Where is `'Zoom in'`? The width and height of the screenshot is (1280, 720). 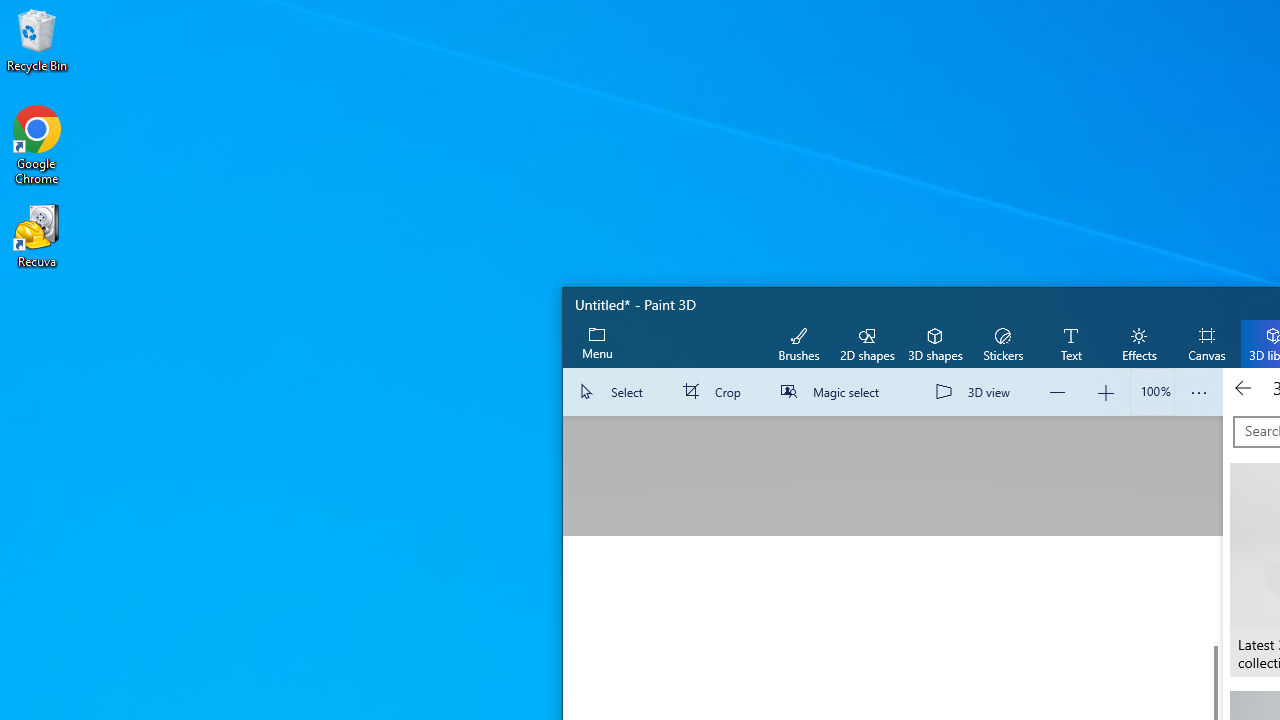 'Zoom in' is located at coordinates (1104, 392).